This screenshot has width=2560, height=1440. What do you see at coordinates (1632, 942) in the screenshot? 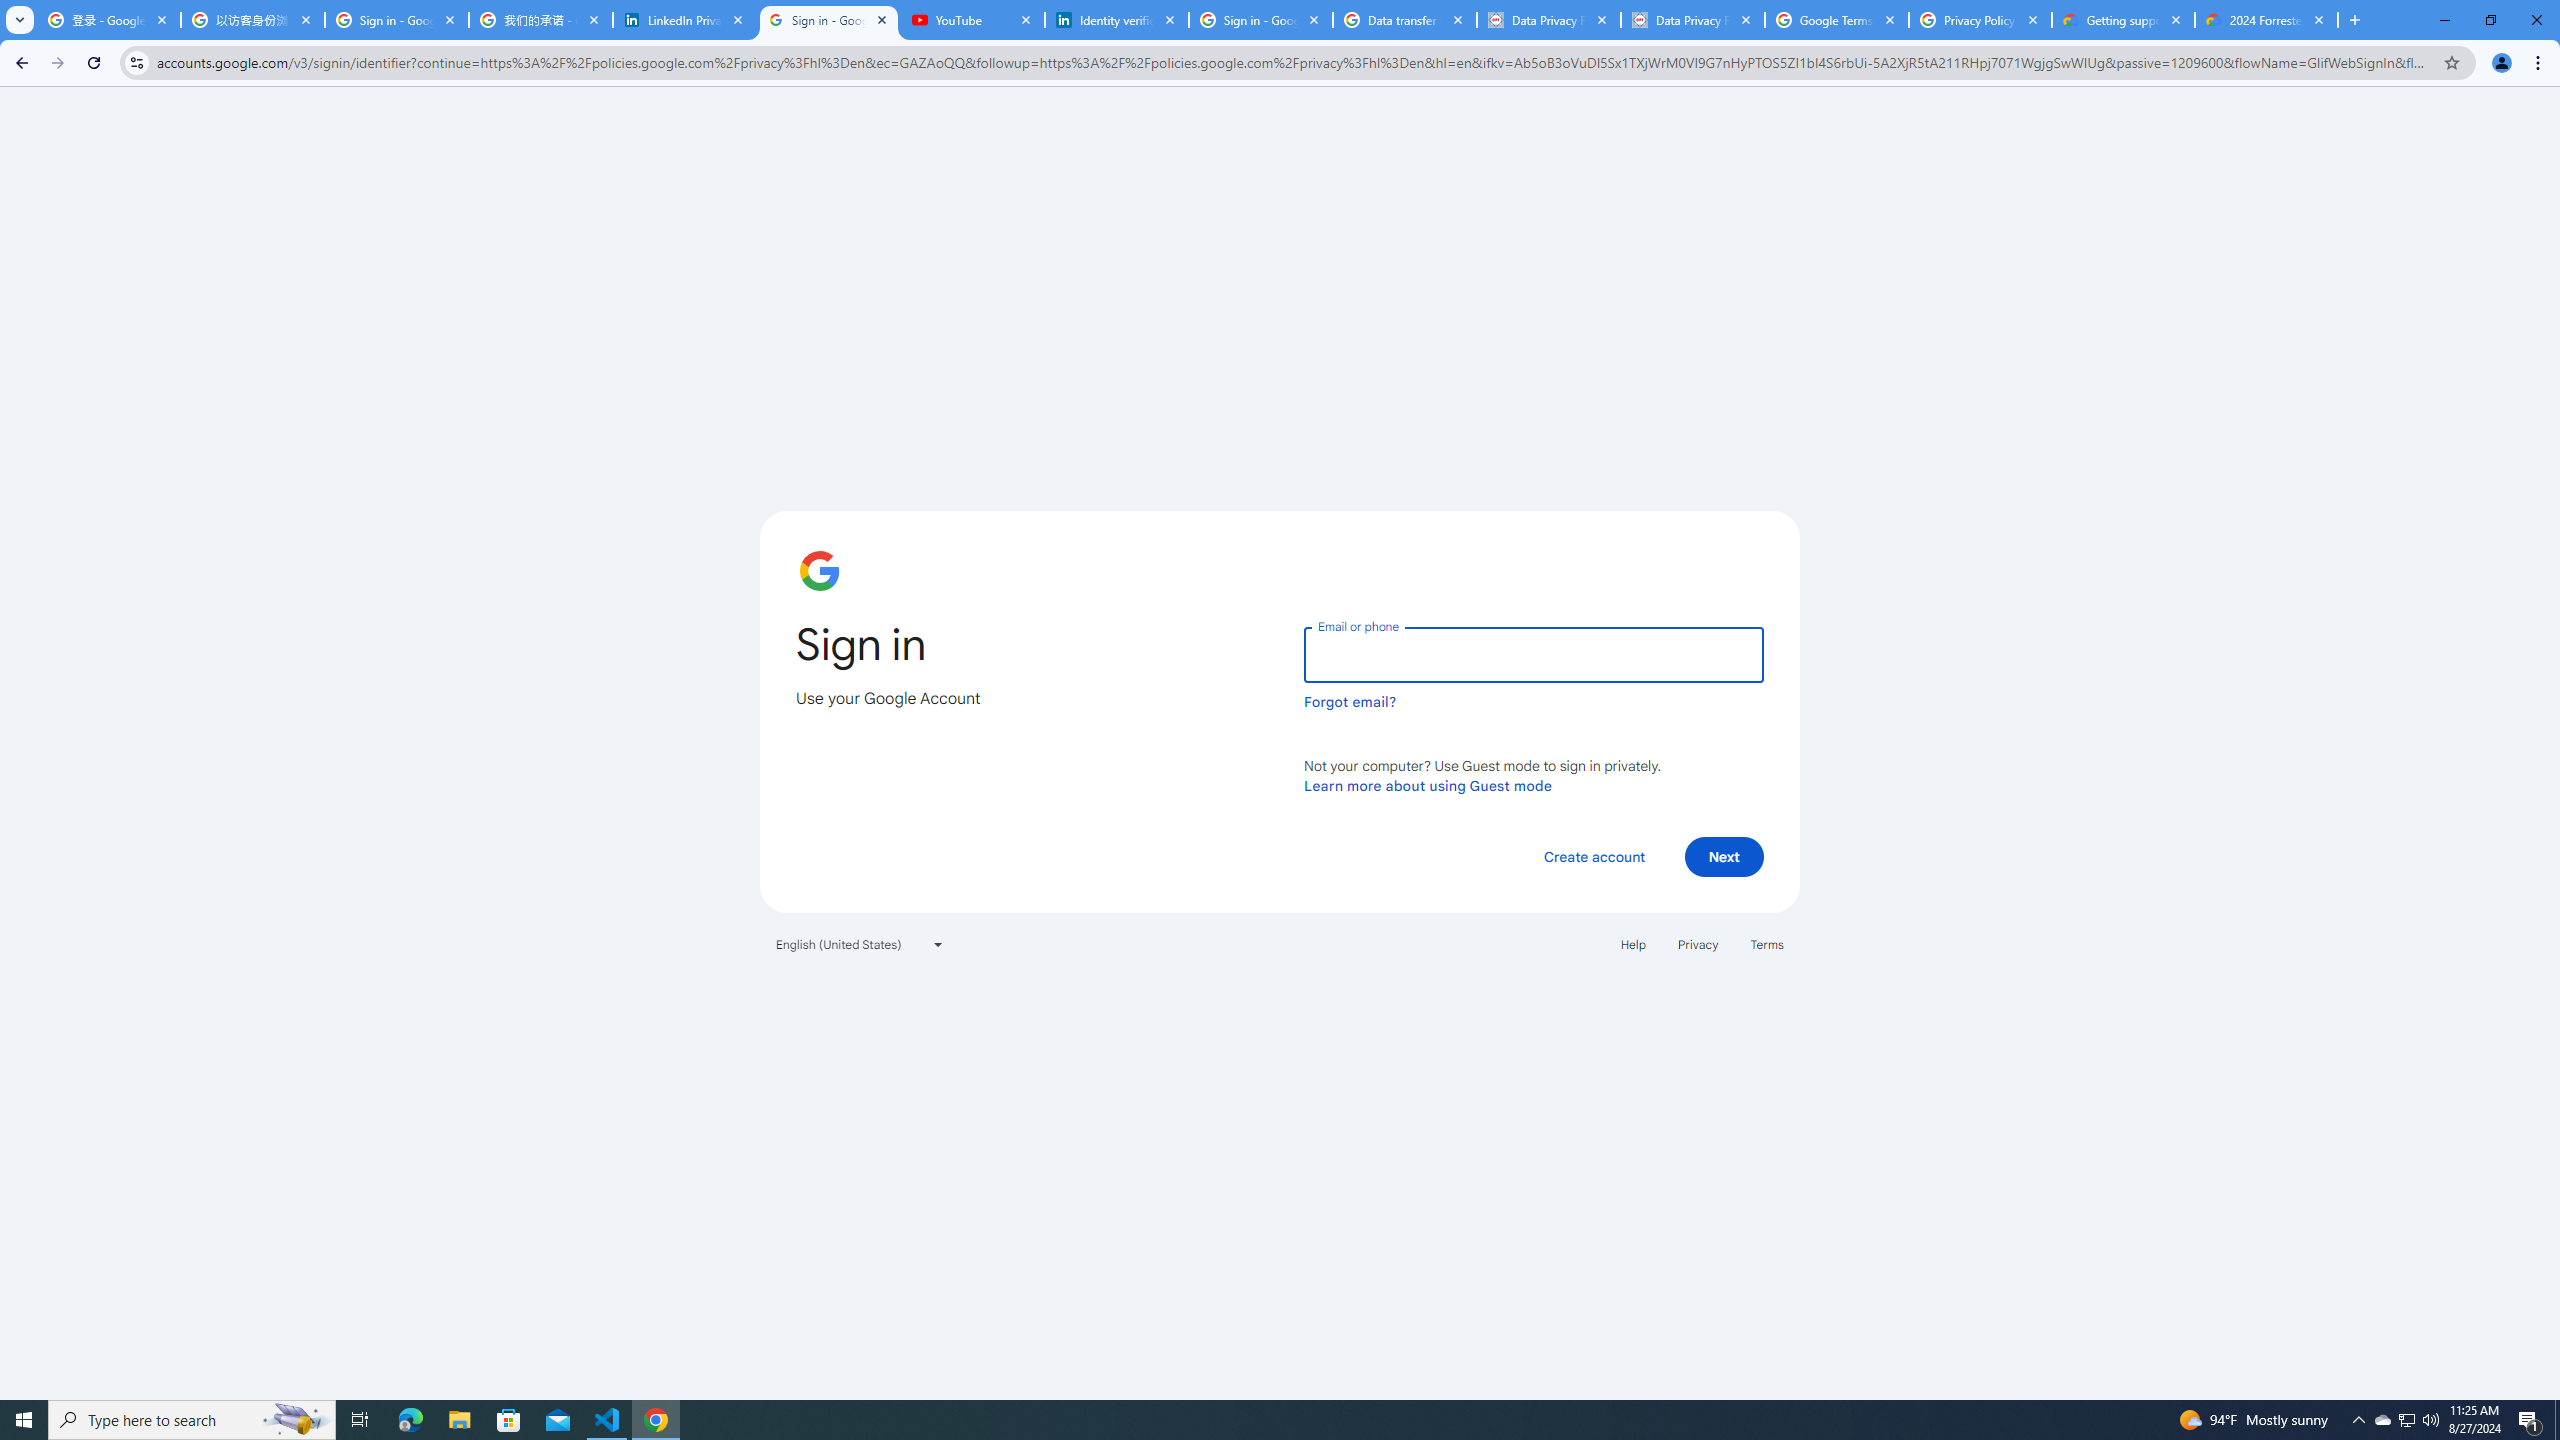
I see `'Help'` at bounding box center [1632, 942].